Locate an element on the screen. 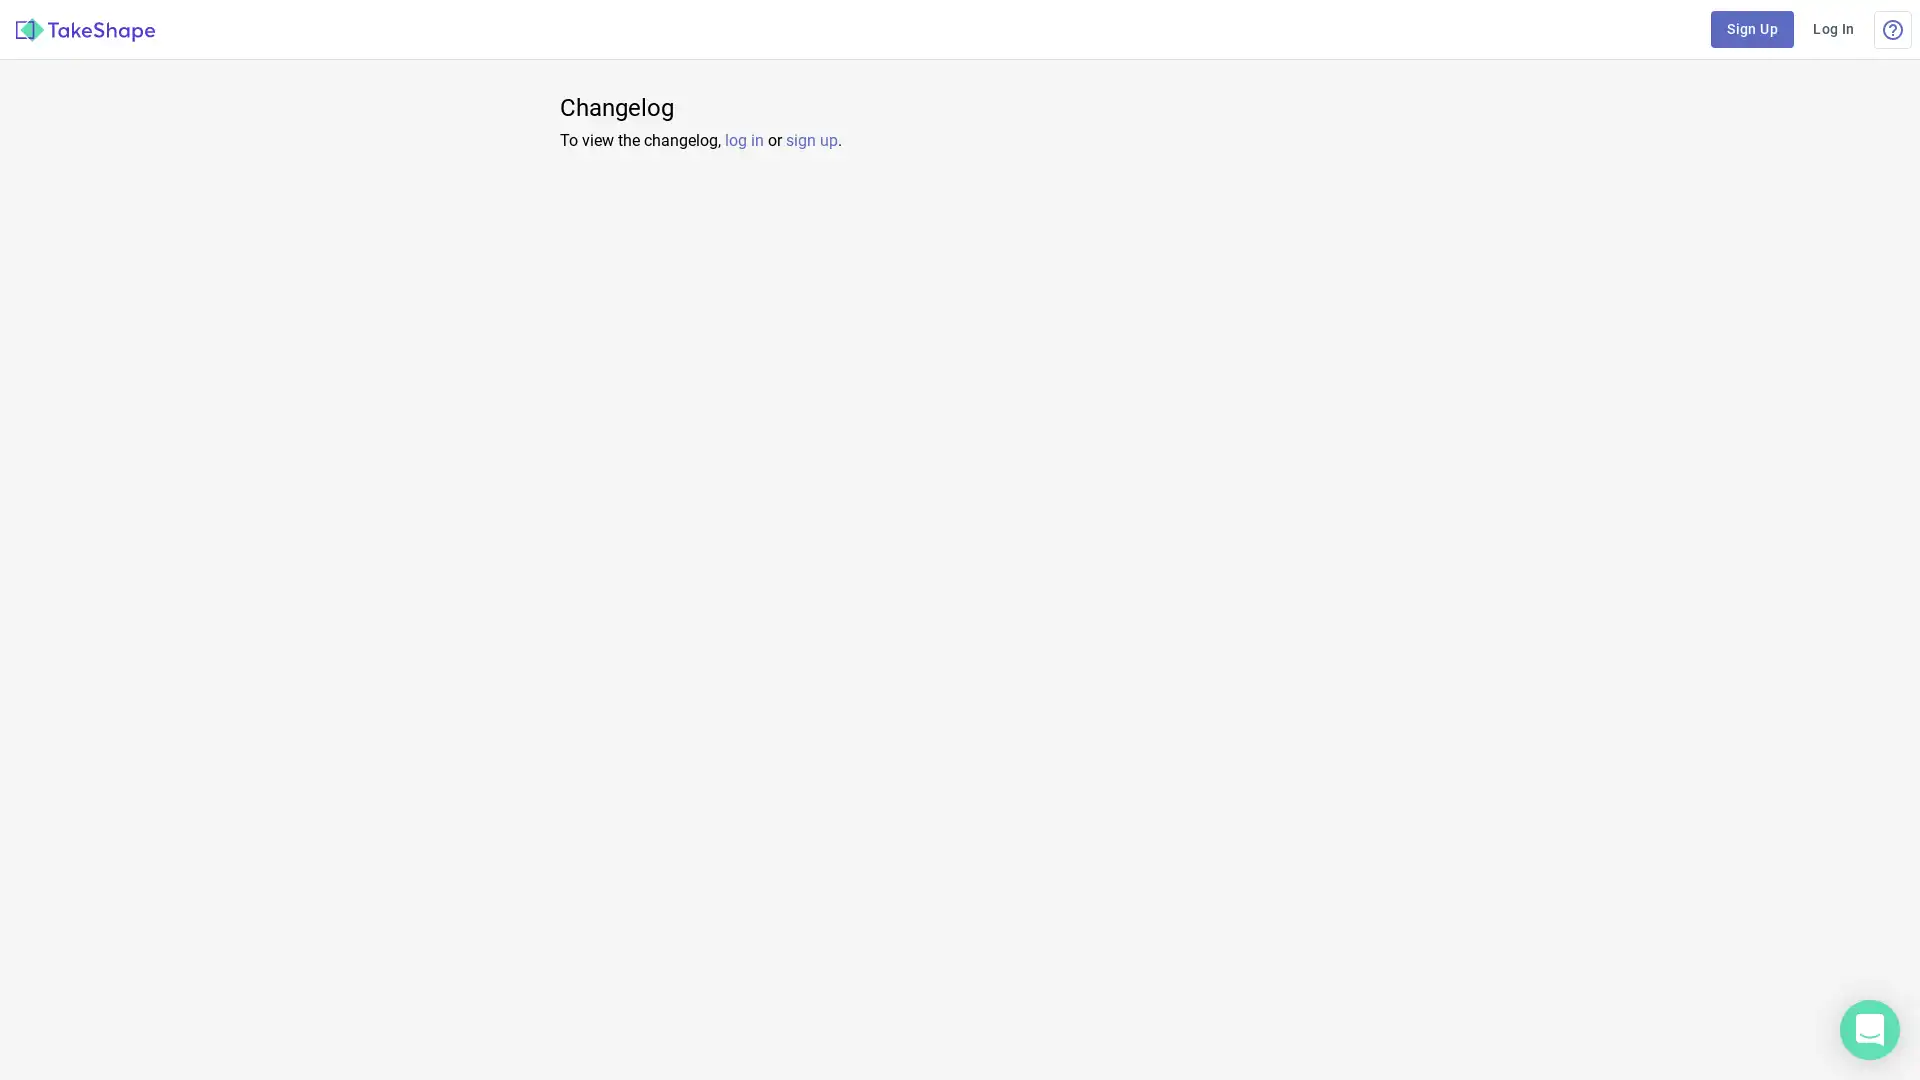 This screenshot has height=1080, width=1920. Sign Up is located at coordinates (1751, 29).